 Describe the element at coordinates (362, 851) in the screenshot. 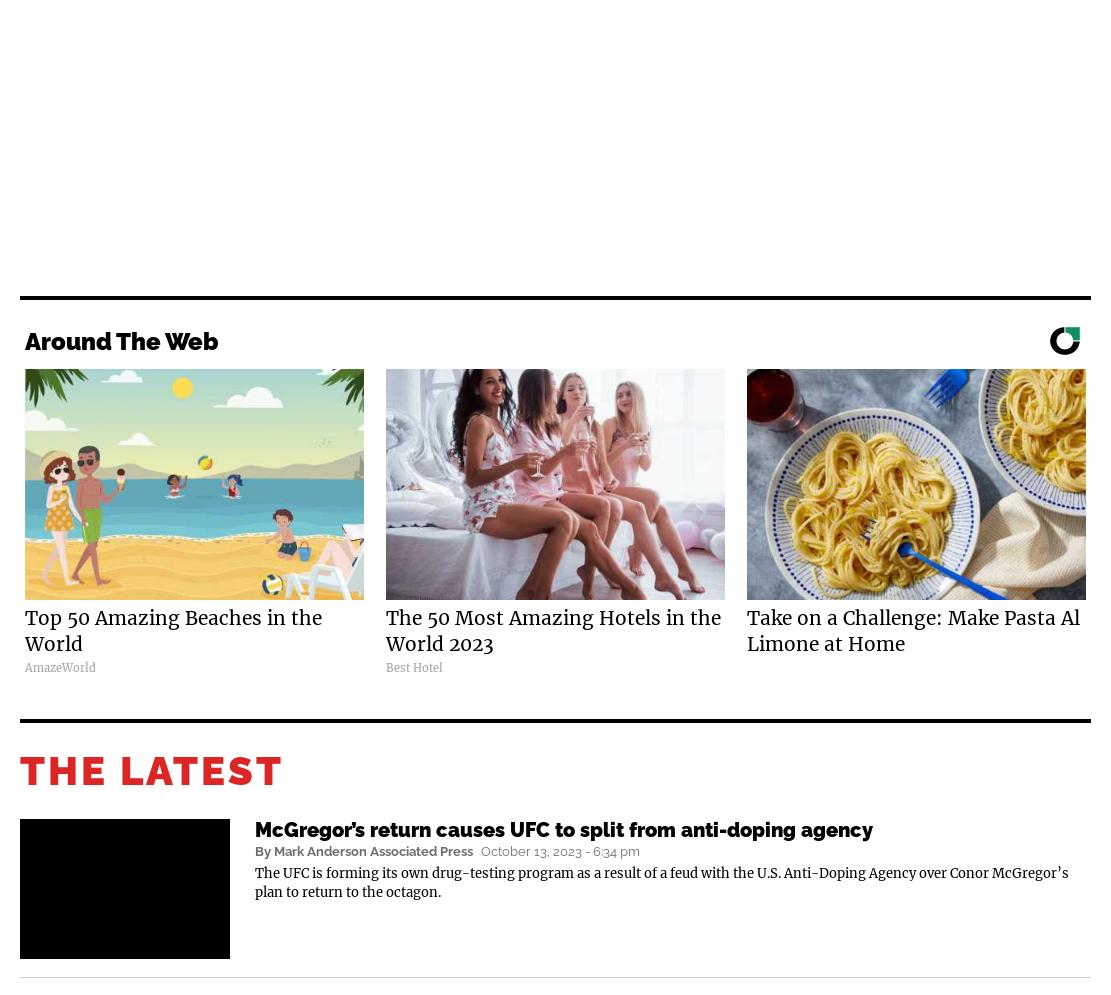

I see `'By Mark Anderson Associated Press'` at that location.